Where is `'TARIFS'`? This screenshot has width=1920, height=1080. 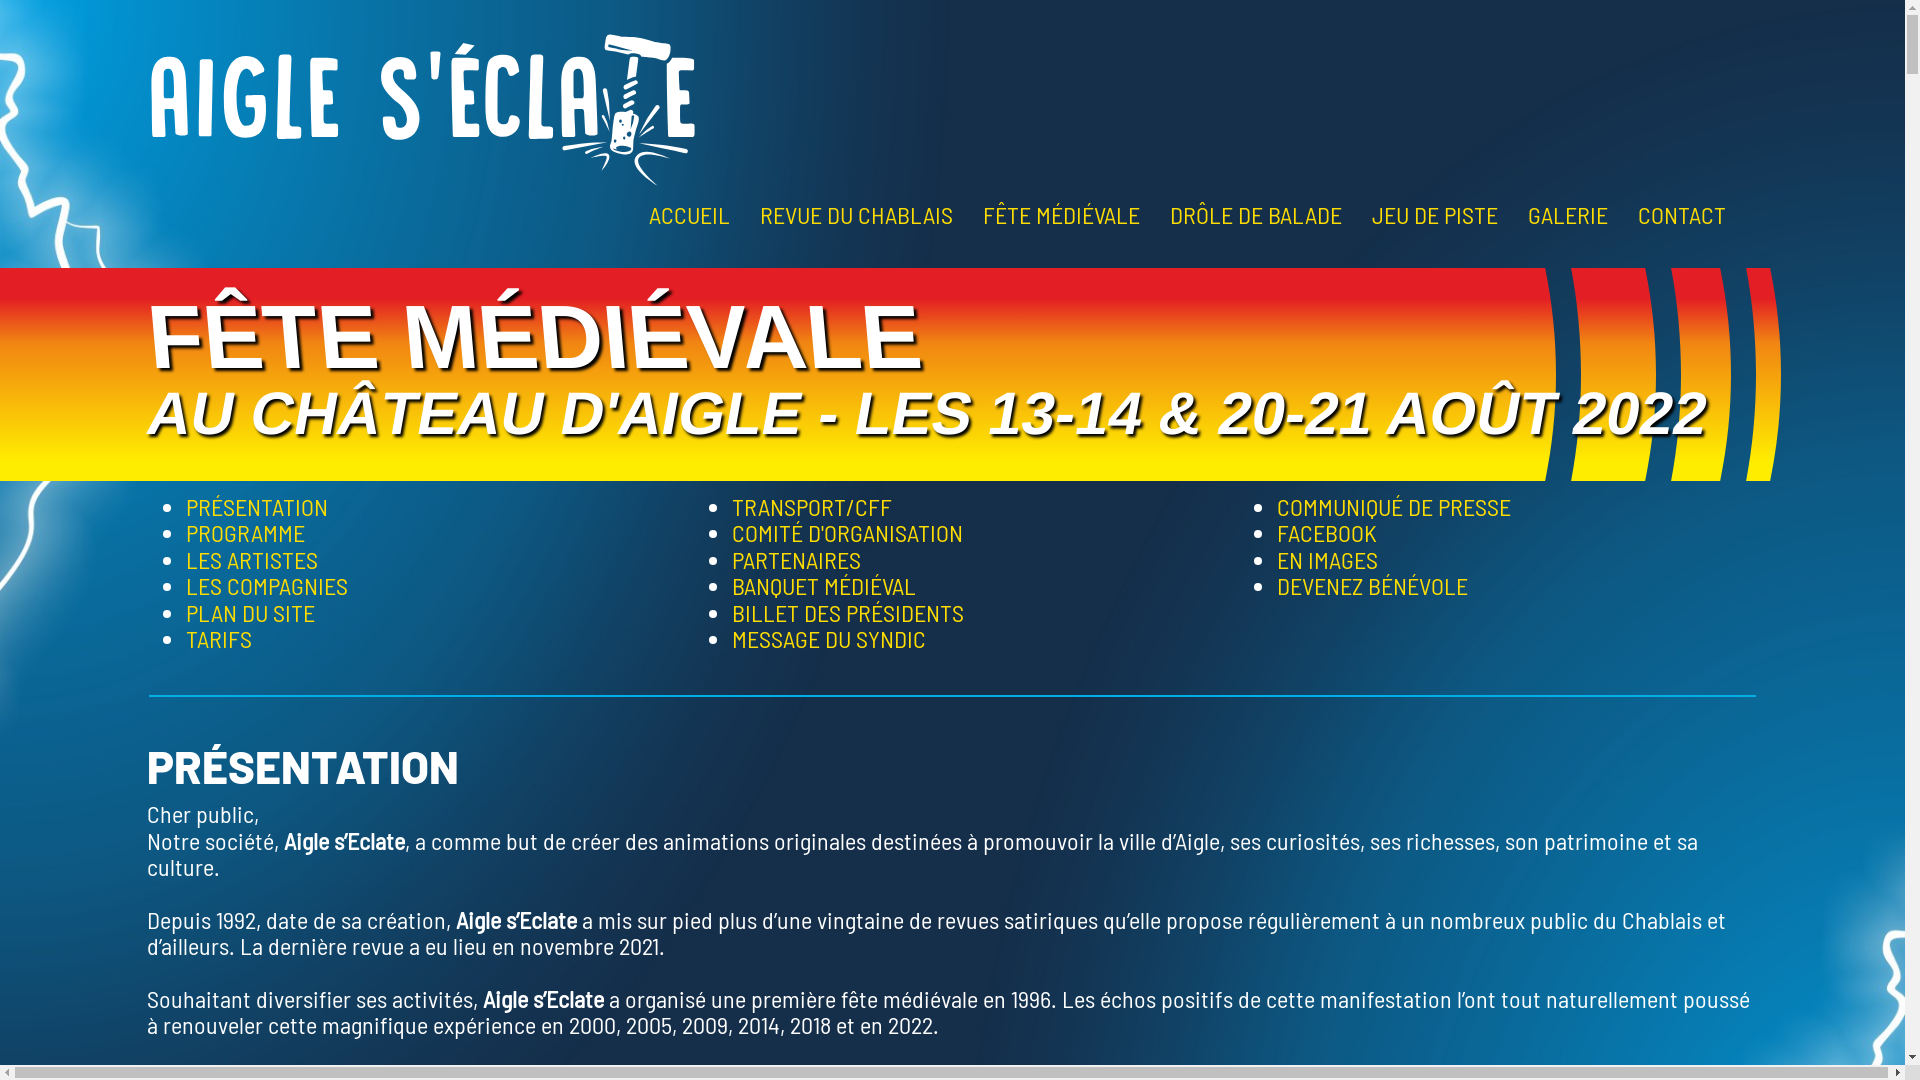
'TARIFS' is located at coordinates (219, 638).